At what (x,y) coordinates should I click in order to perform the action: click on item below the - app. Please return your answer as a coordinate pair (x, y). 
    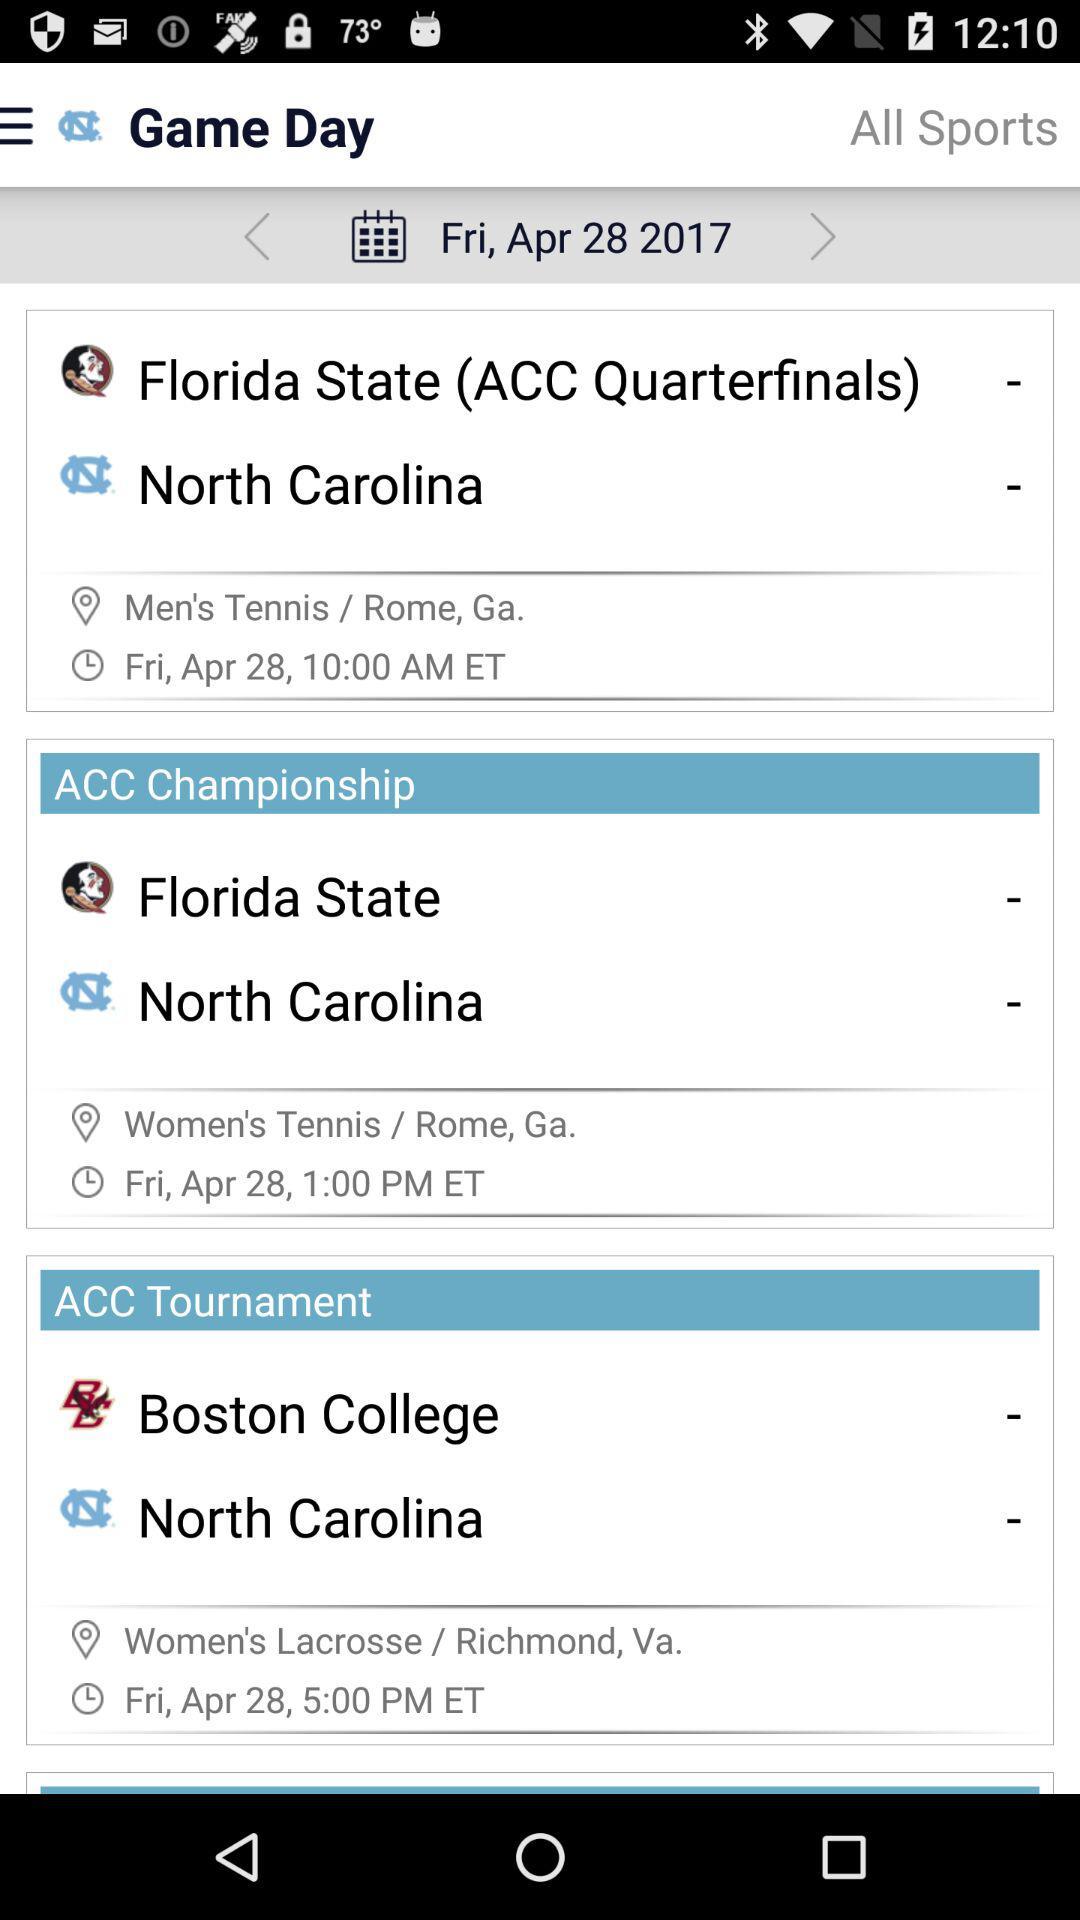
    Looking at the image, I should click on (1014, 999).